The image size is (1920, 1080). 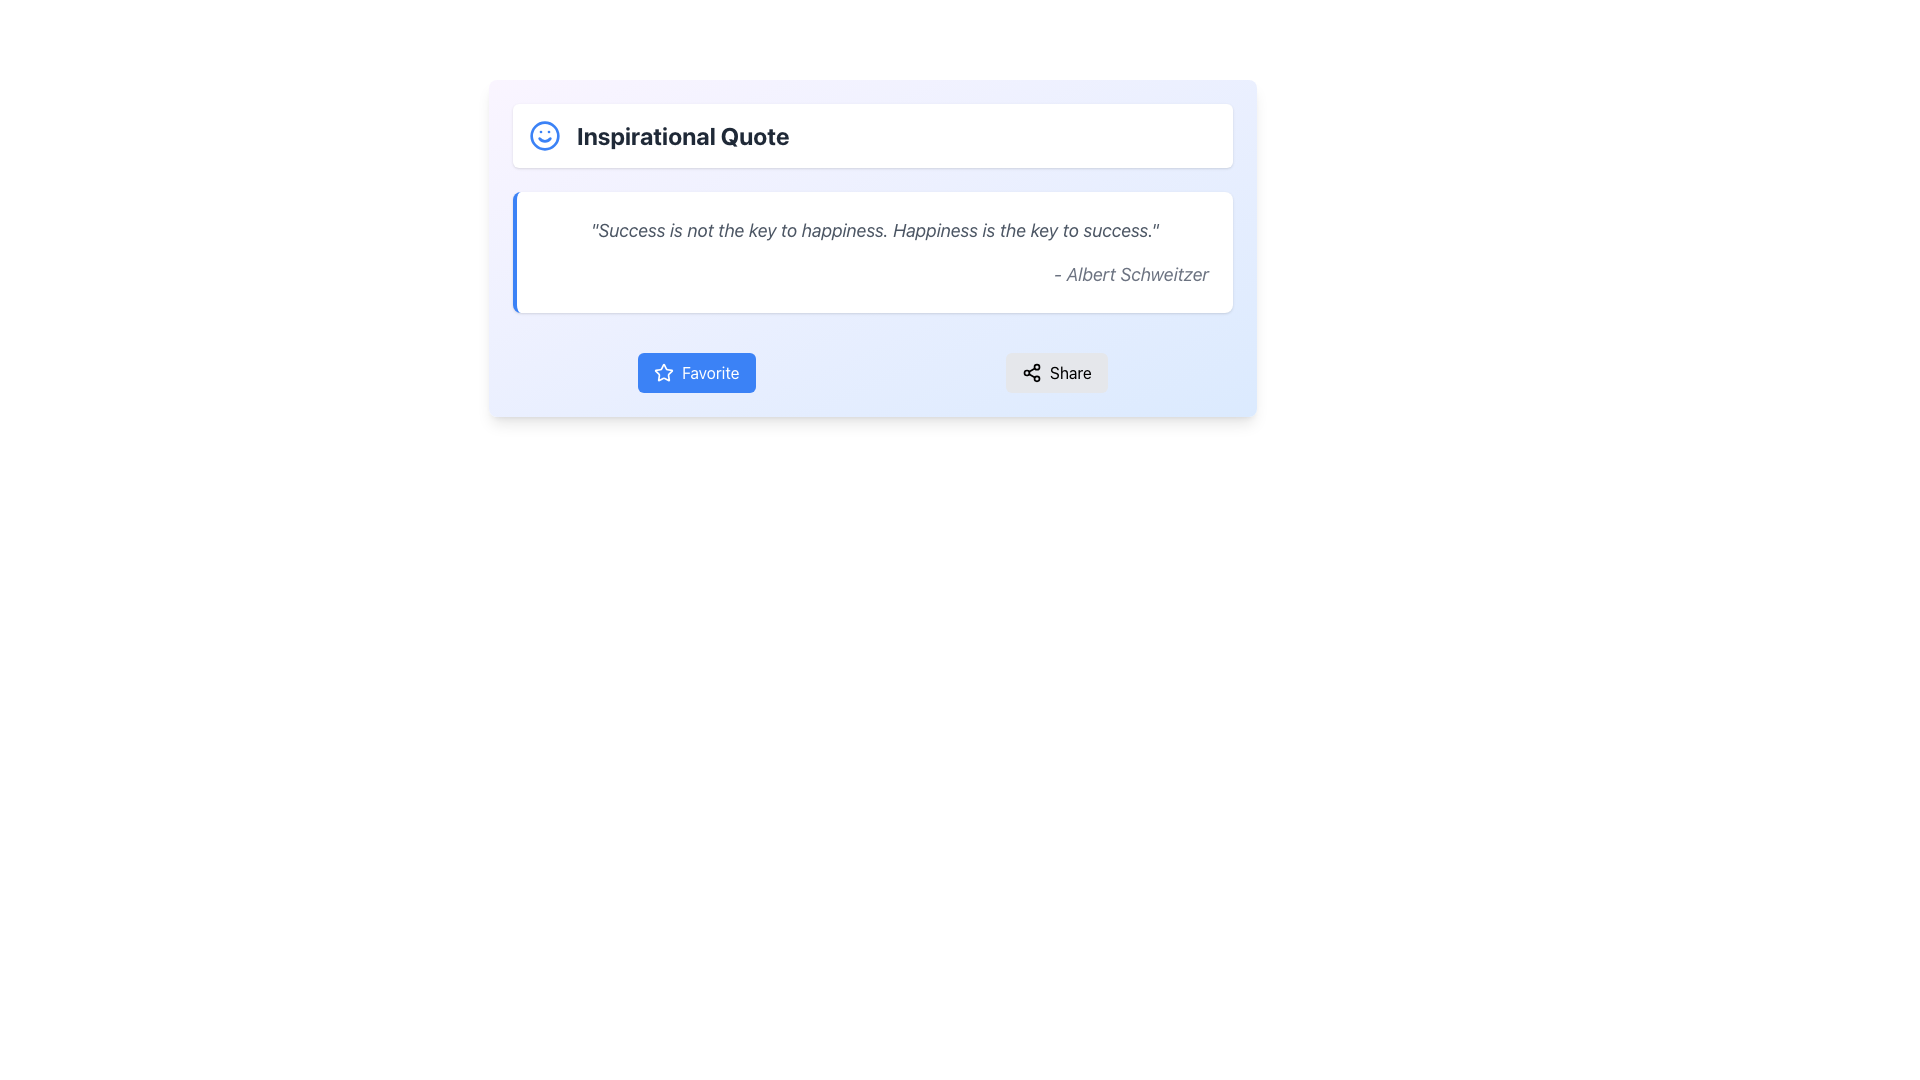 What do you see at coordinates (874, 229) in the screenshot?
I see `the quote text element that is styled in italicized grey text, prominently displayed in a white box with rounded corners and a blue left border, which reads: 'Success is not the key to happiness. Happiness is the key to success.'` at bounding box center [874, 229].